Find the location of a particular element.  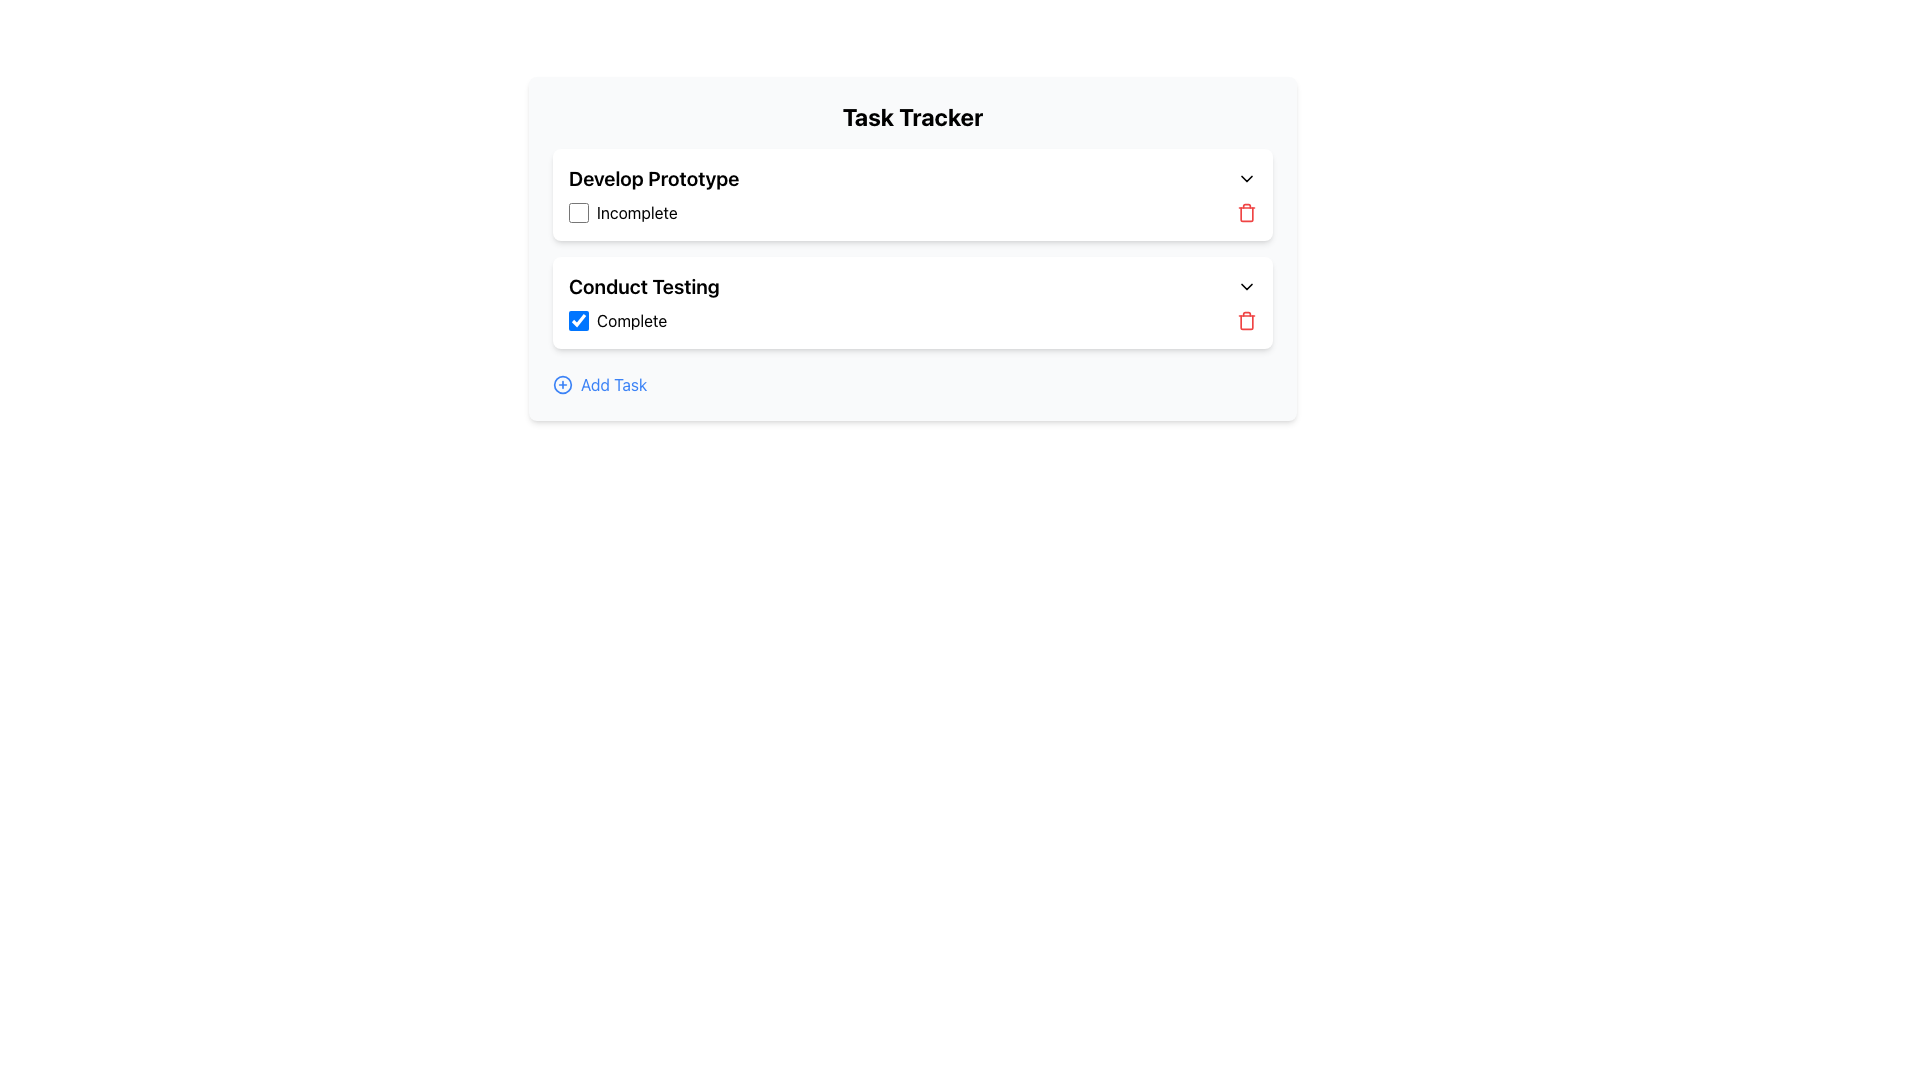

the checkbox located on the right side of the second task row labeled 'Conduct Testing' is located at coordinates (617, 319).